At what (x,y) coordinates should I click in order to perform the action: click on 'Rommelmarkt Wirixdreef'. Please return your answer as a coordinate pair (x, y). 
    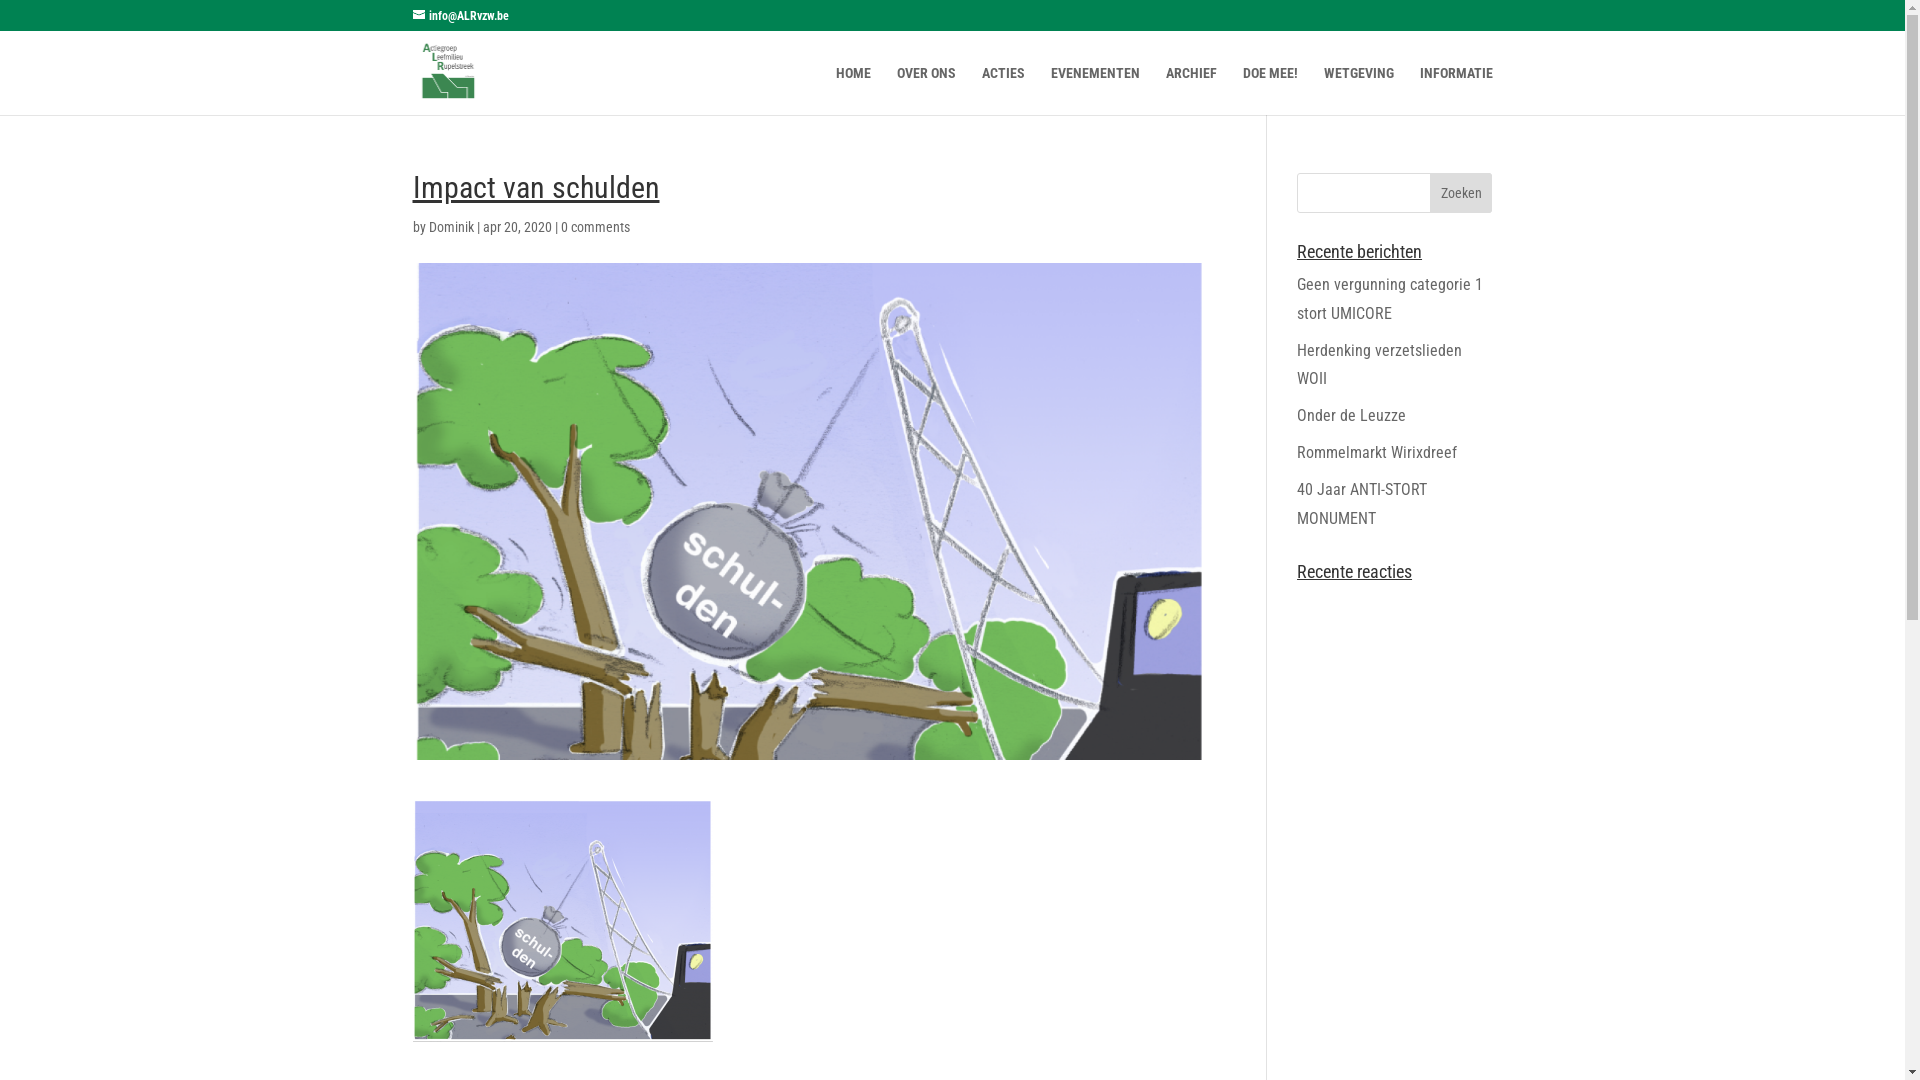
    Looking at the image, I should click on (1296, 452).